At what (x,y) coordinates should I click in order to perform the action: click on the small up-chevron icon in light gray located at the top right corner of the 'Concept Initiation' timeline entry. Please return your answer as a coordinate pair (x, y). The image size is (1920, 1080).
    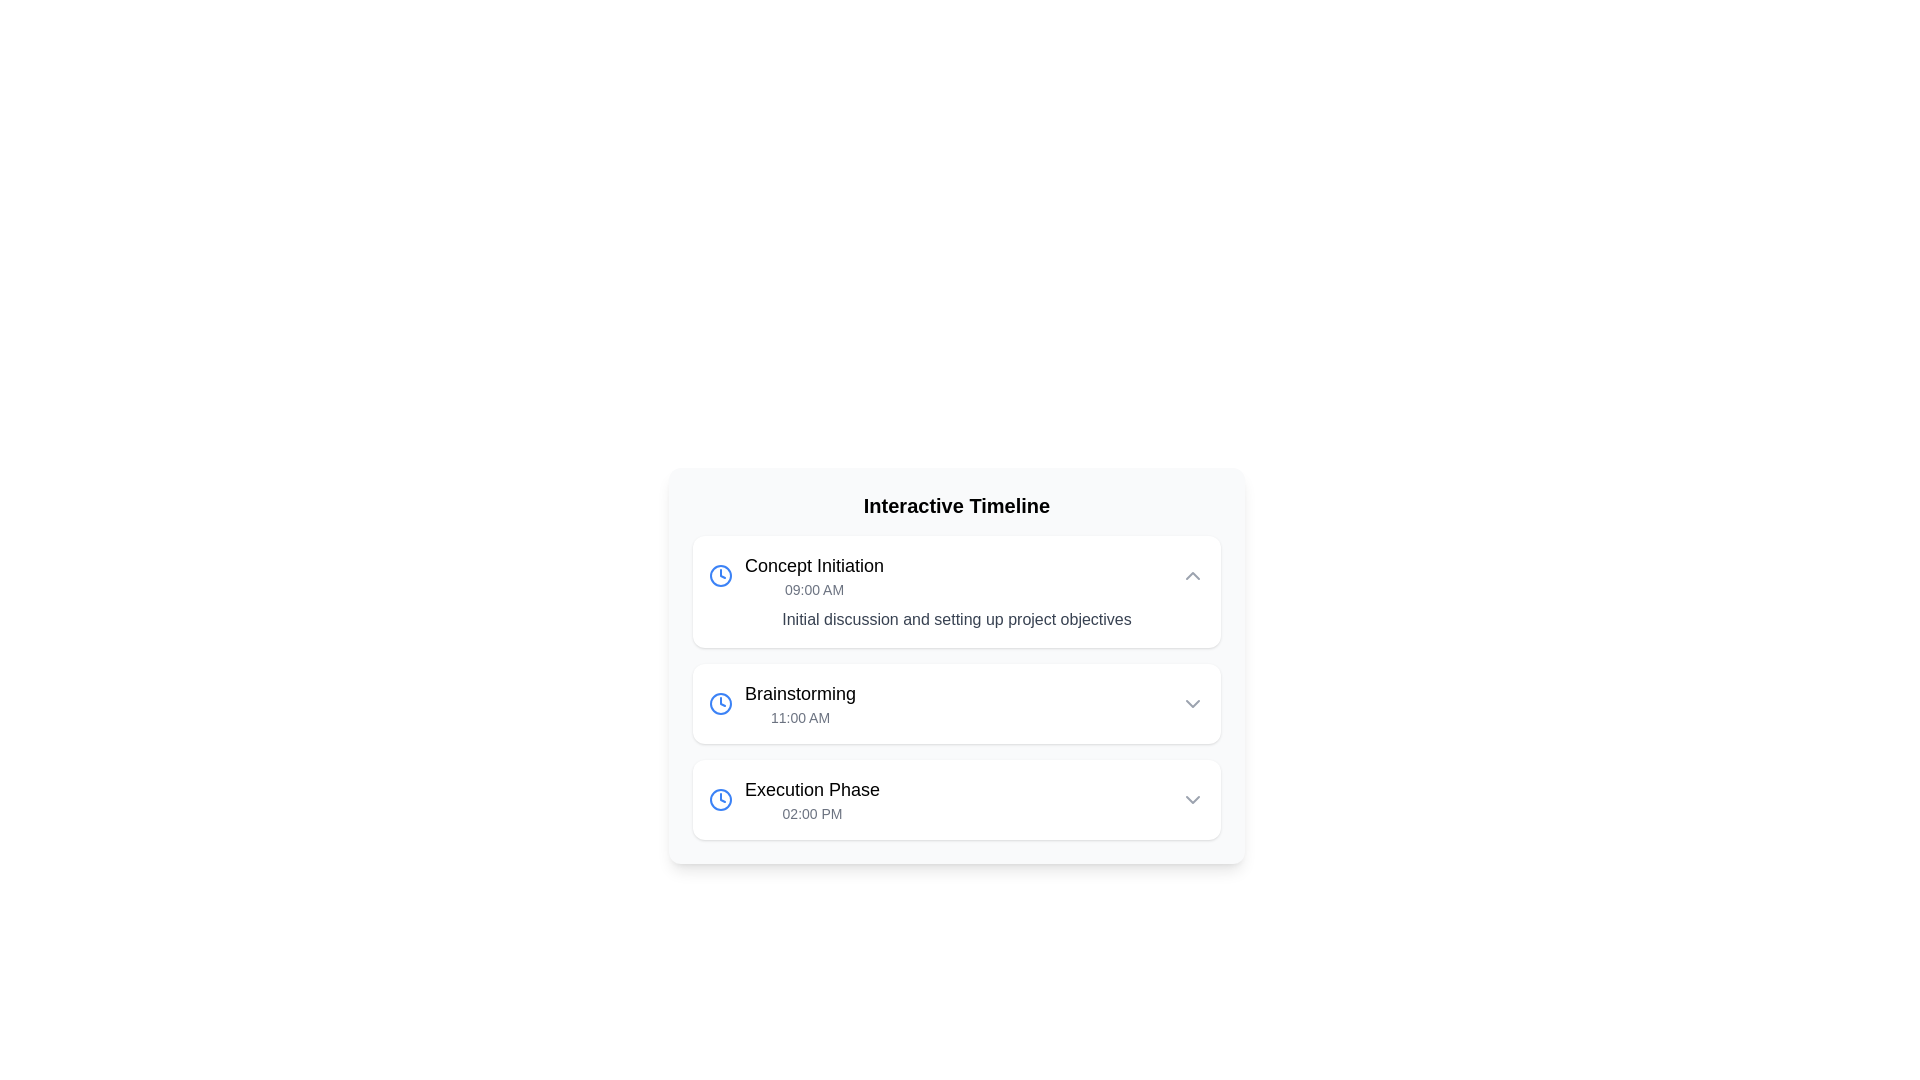
    Looking at the image, I should click on (1193, 575).